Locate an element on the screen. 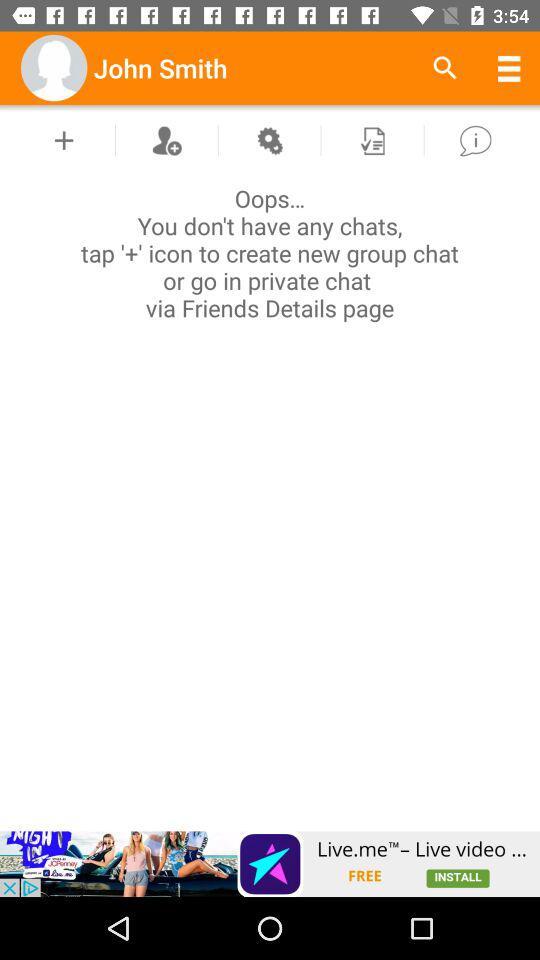 The height and width of the screenshot is (960, 540). advertisement is located at coordinates (270, 863).